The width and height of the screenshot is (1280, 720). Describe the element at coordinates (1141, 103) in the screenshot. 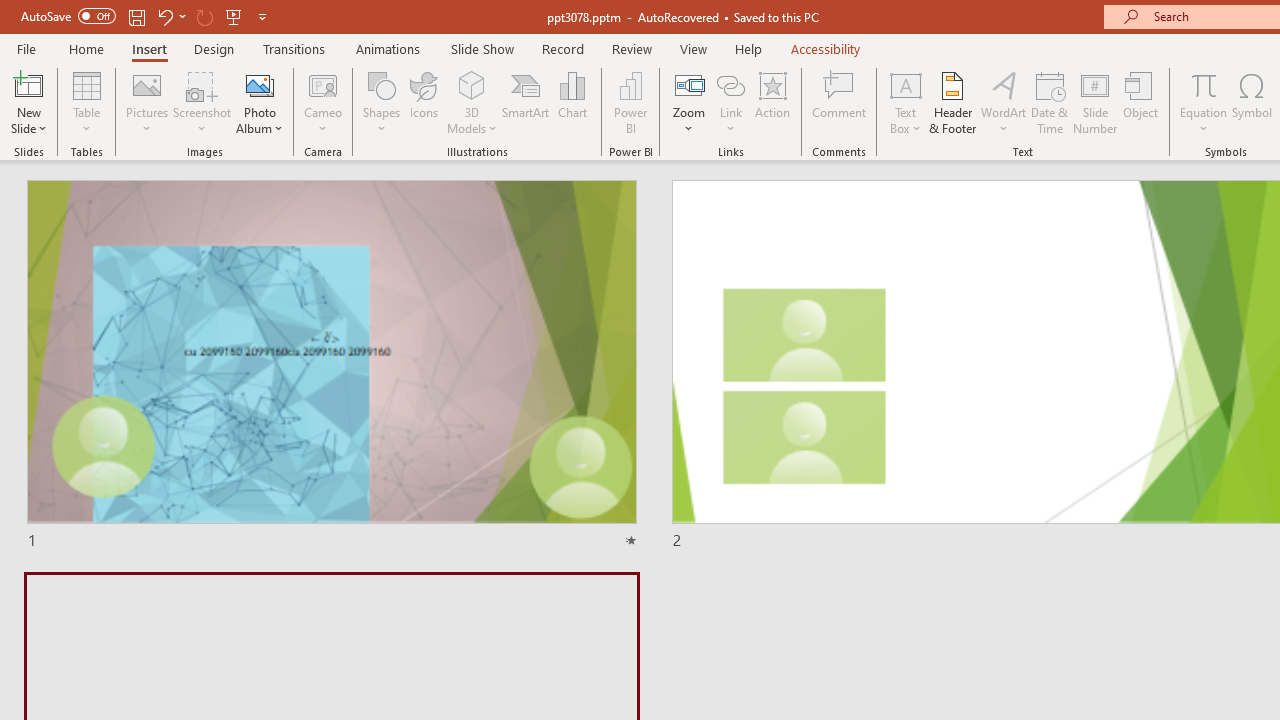

I see `'Object...'` at that location.